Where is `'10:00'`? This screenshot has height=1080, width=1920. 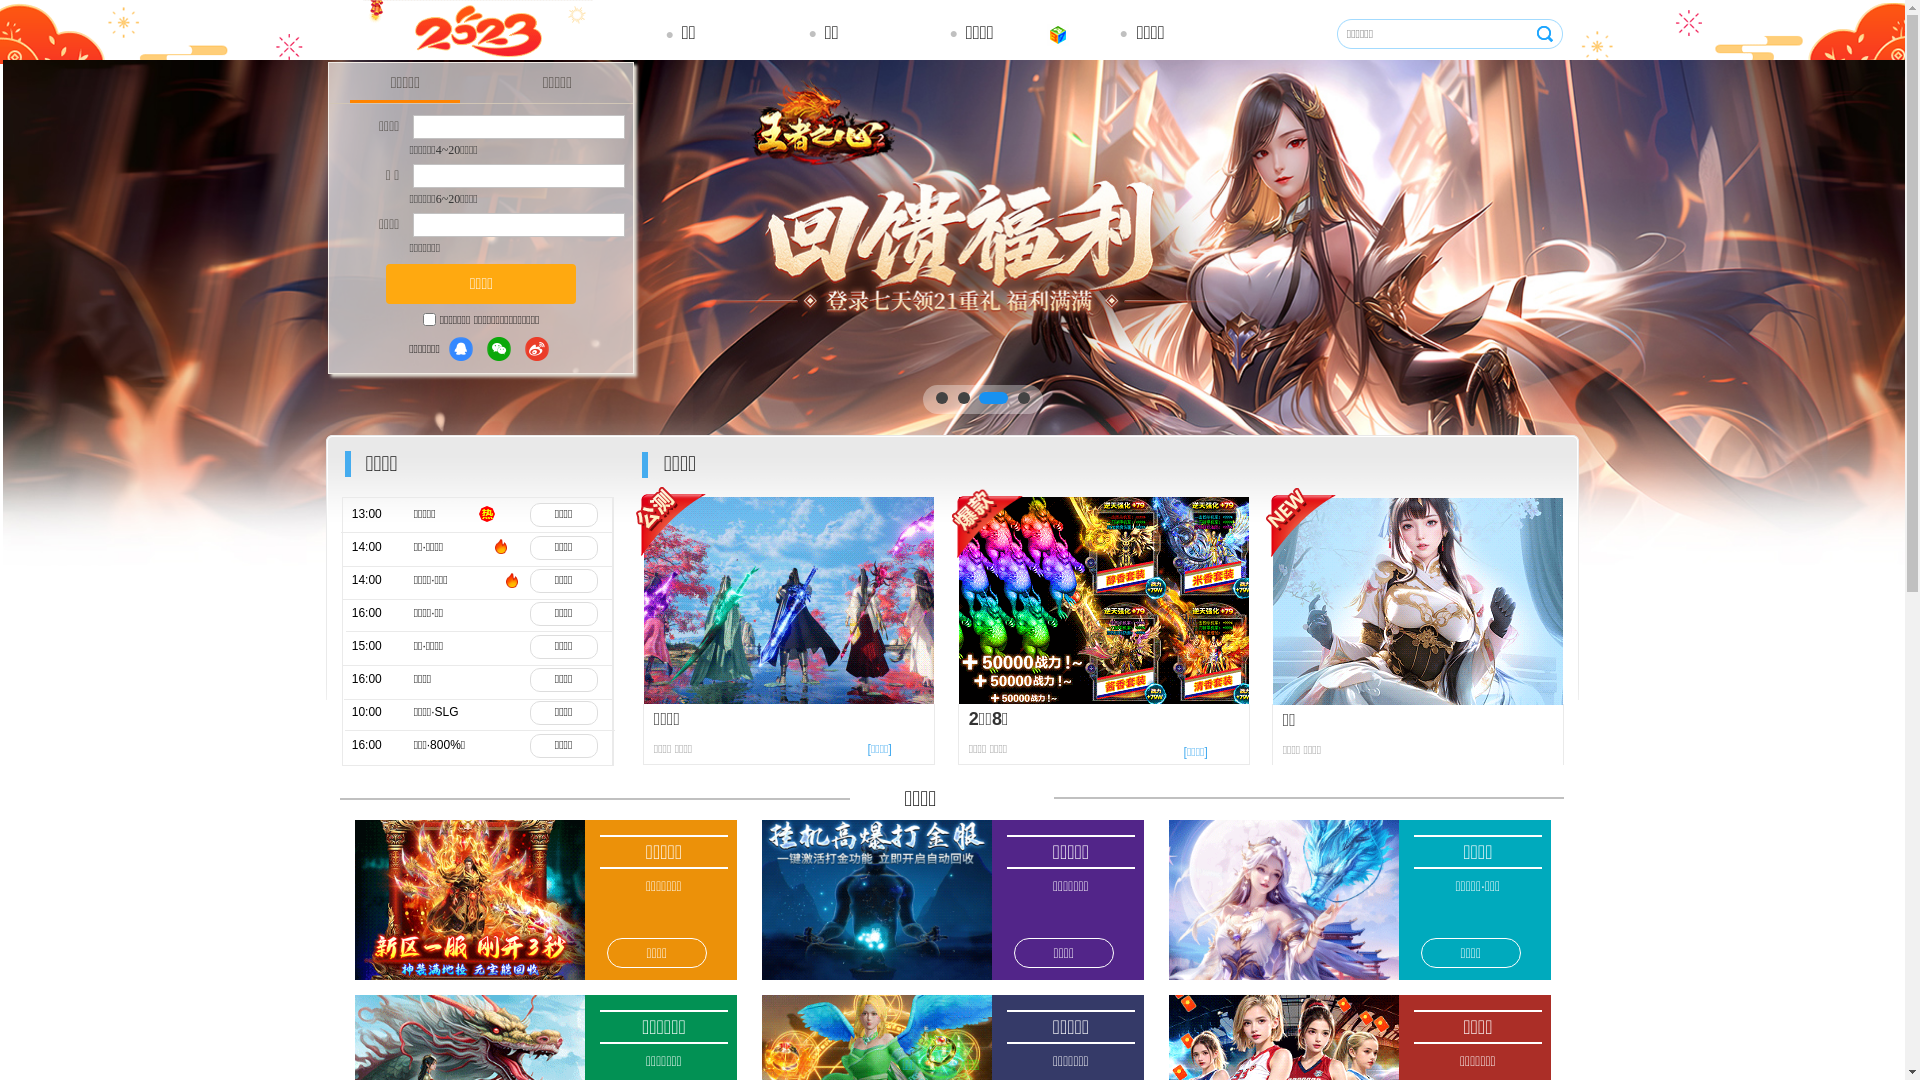
'10:00' is located at coordinates (380, 711).